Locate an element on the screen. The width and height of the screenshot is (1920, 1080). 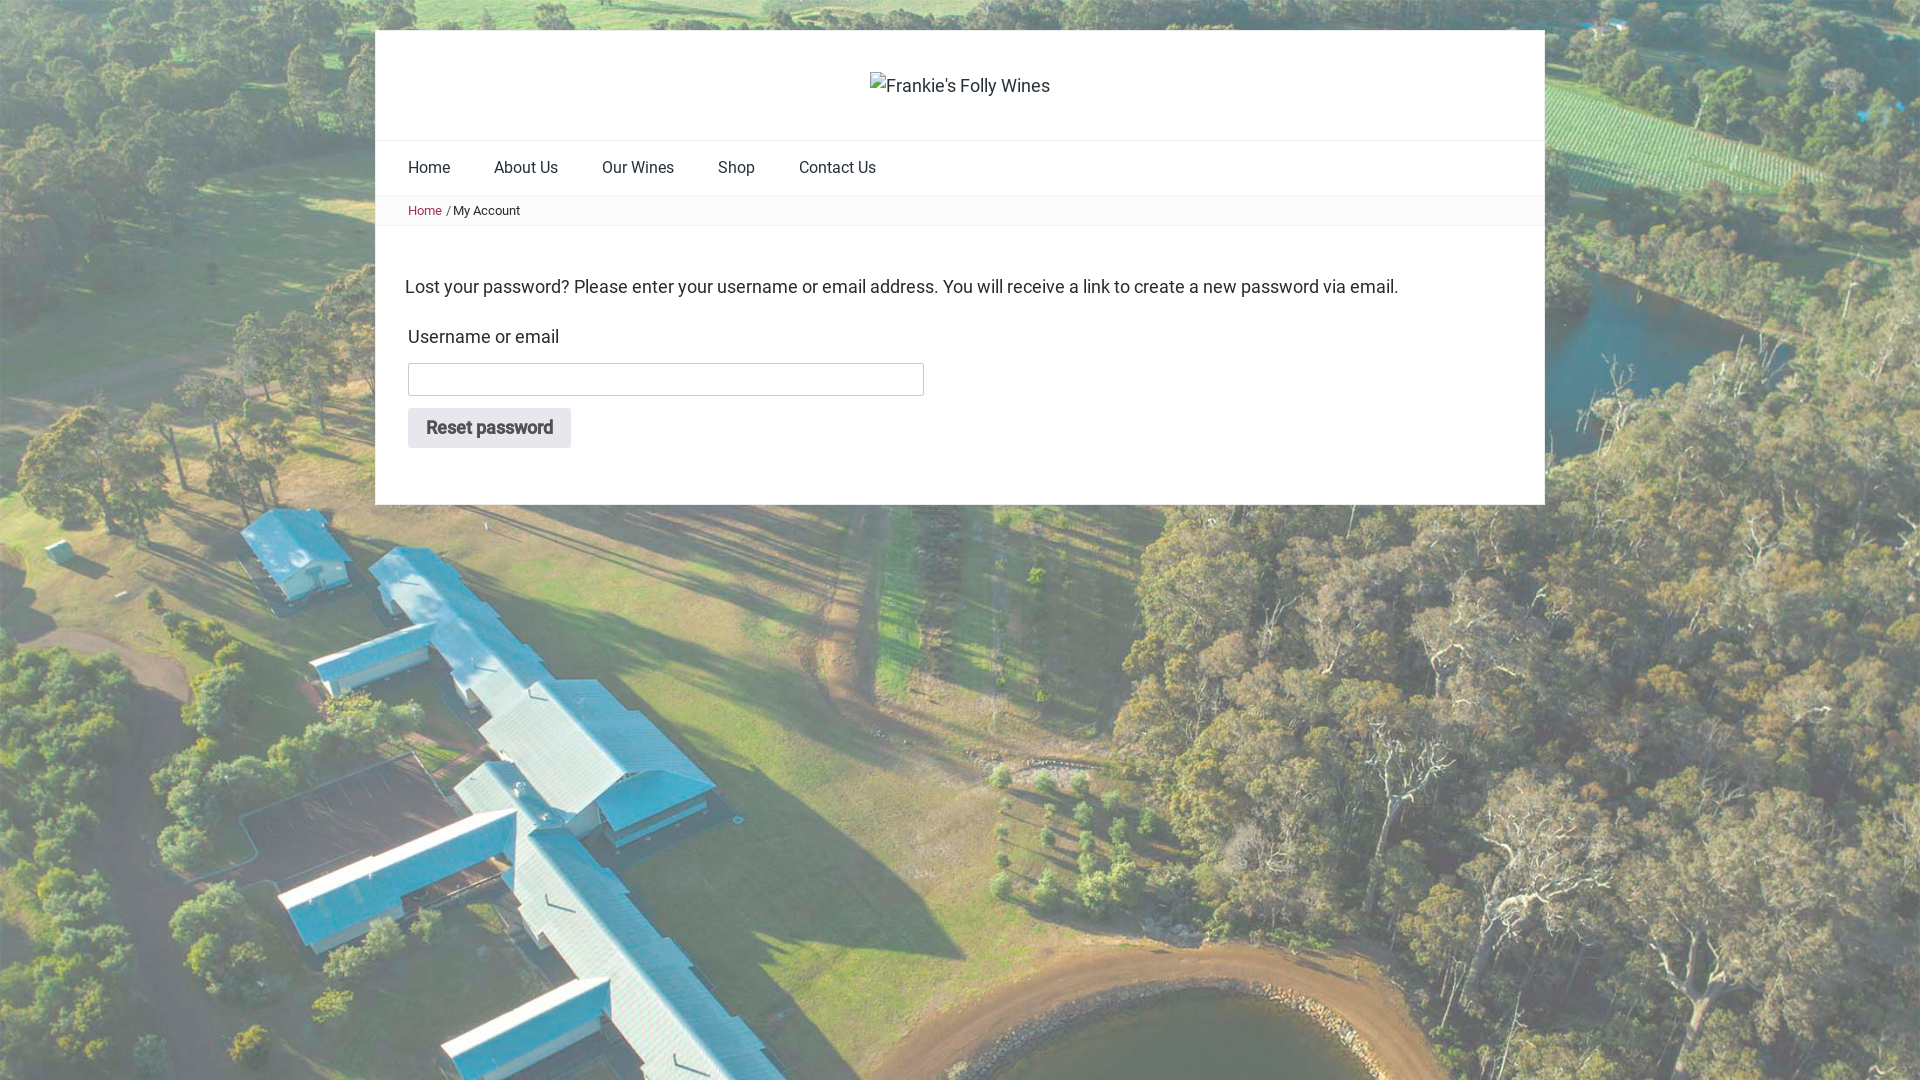
'Home' is located at coordinates (427, 167).